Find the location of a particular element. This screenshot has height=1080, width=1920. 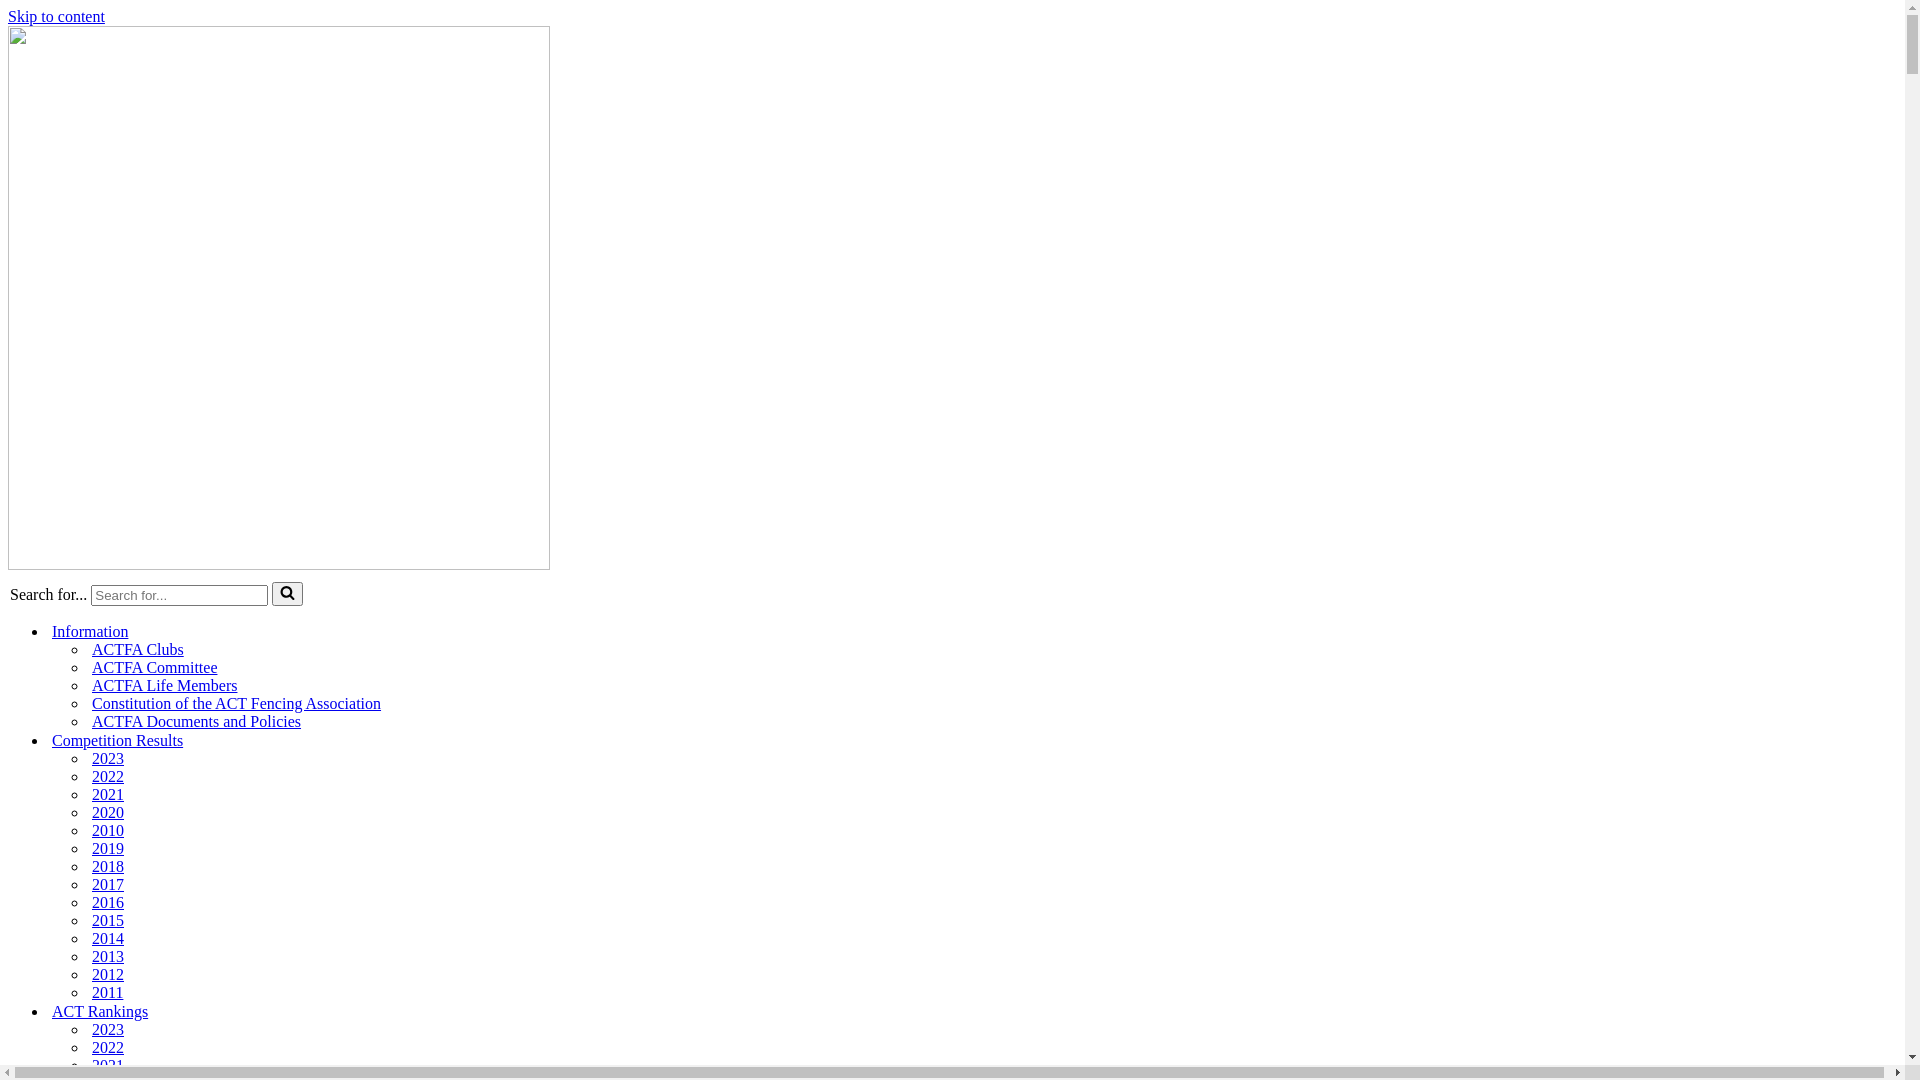

'ACTFA Committee' is located at coordinates (153, 667).